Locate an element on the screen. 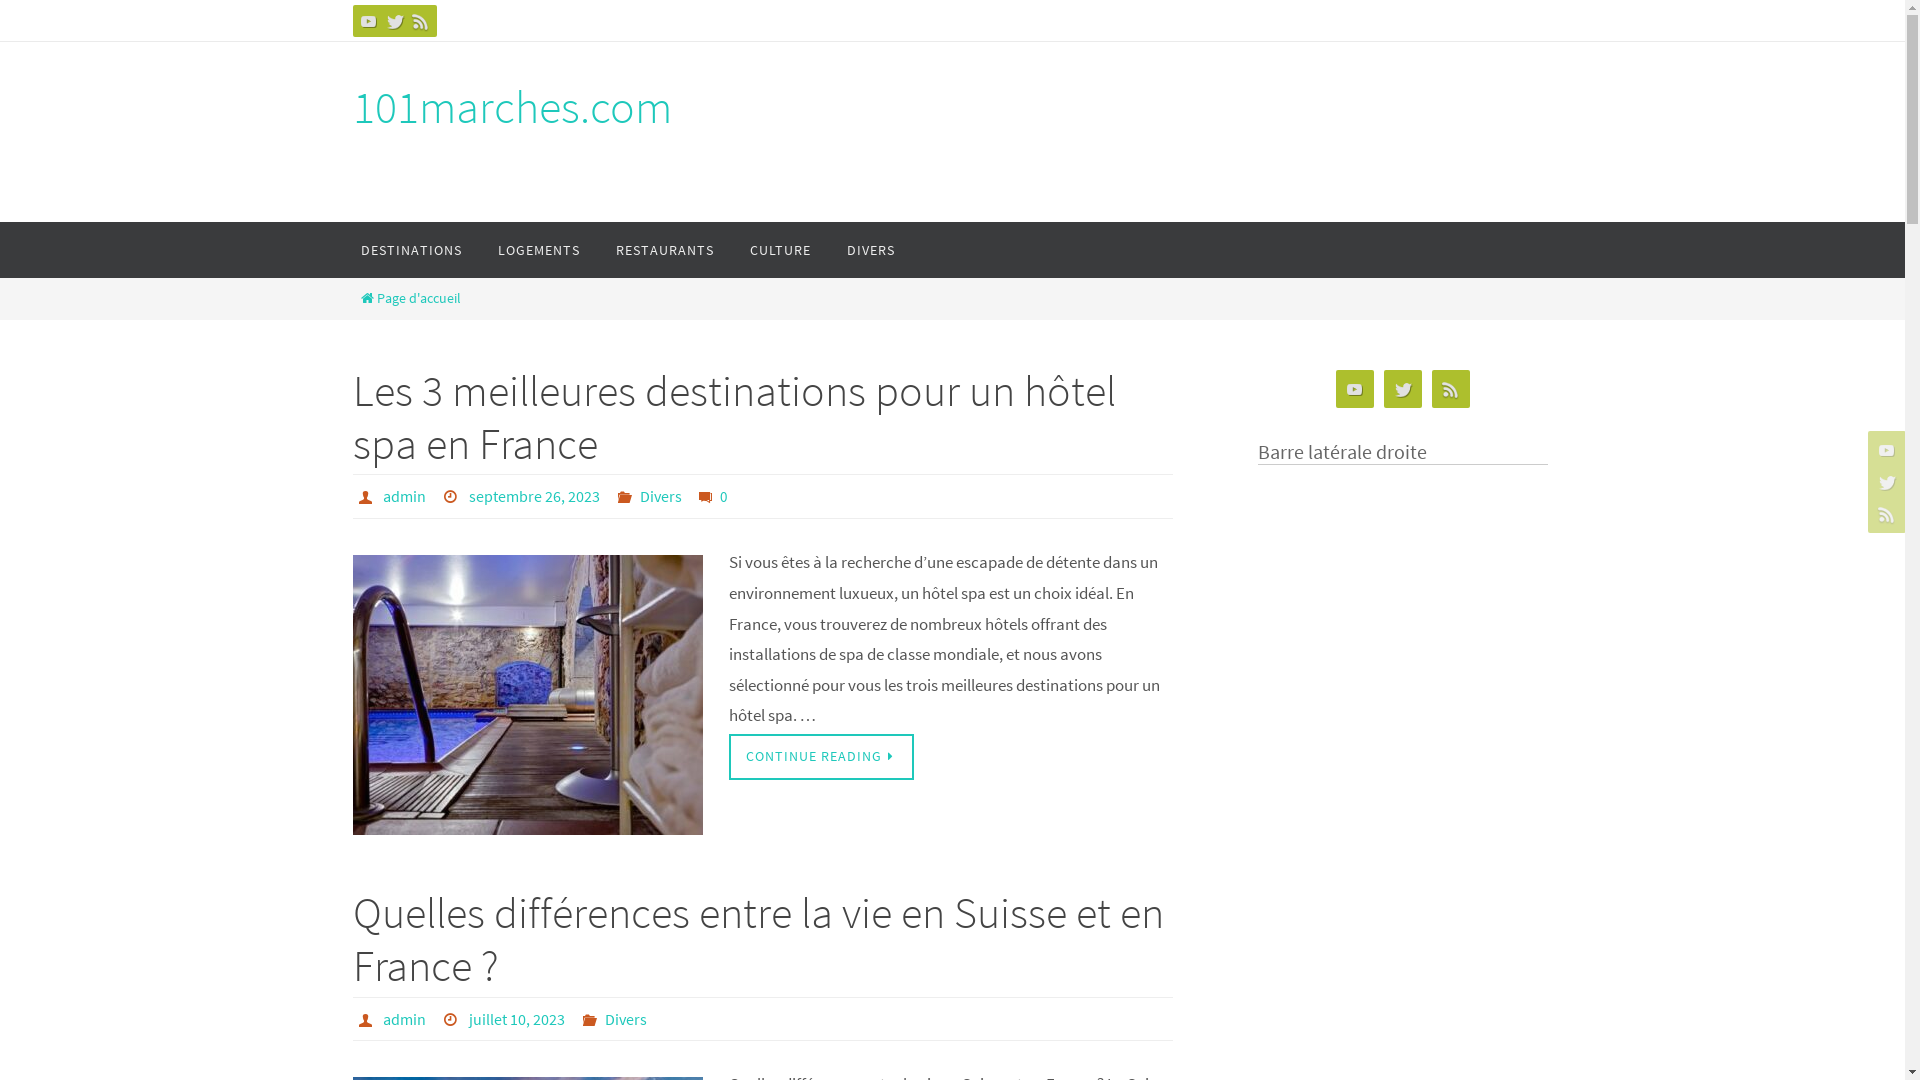  'DIVERS' is located at coordinates (869, 249).